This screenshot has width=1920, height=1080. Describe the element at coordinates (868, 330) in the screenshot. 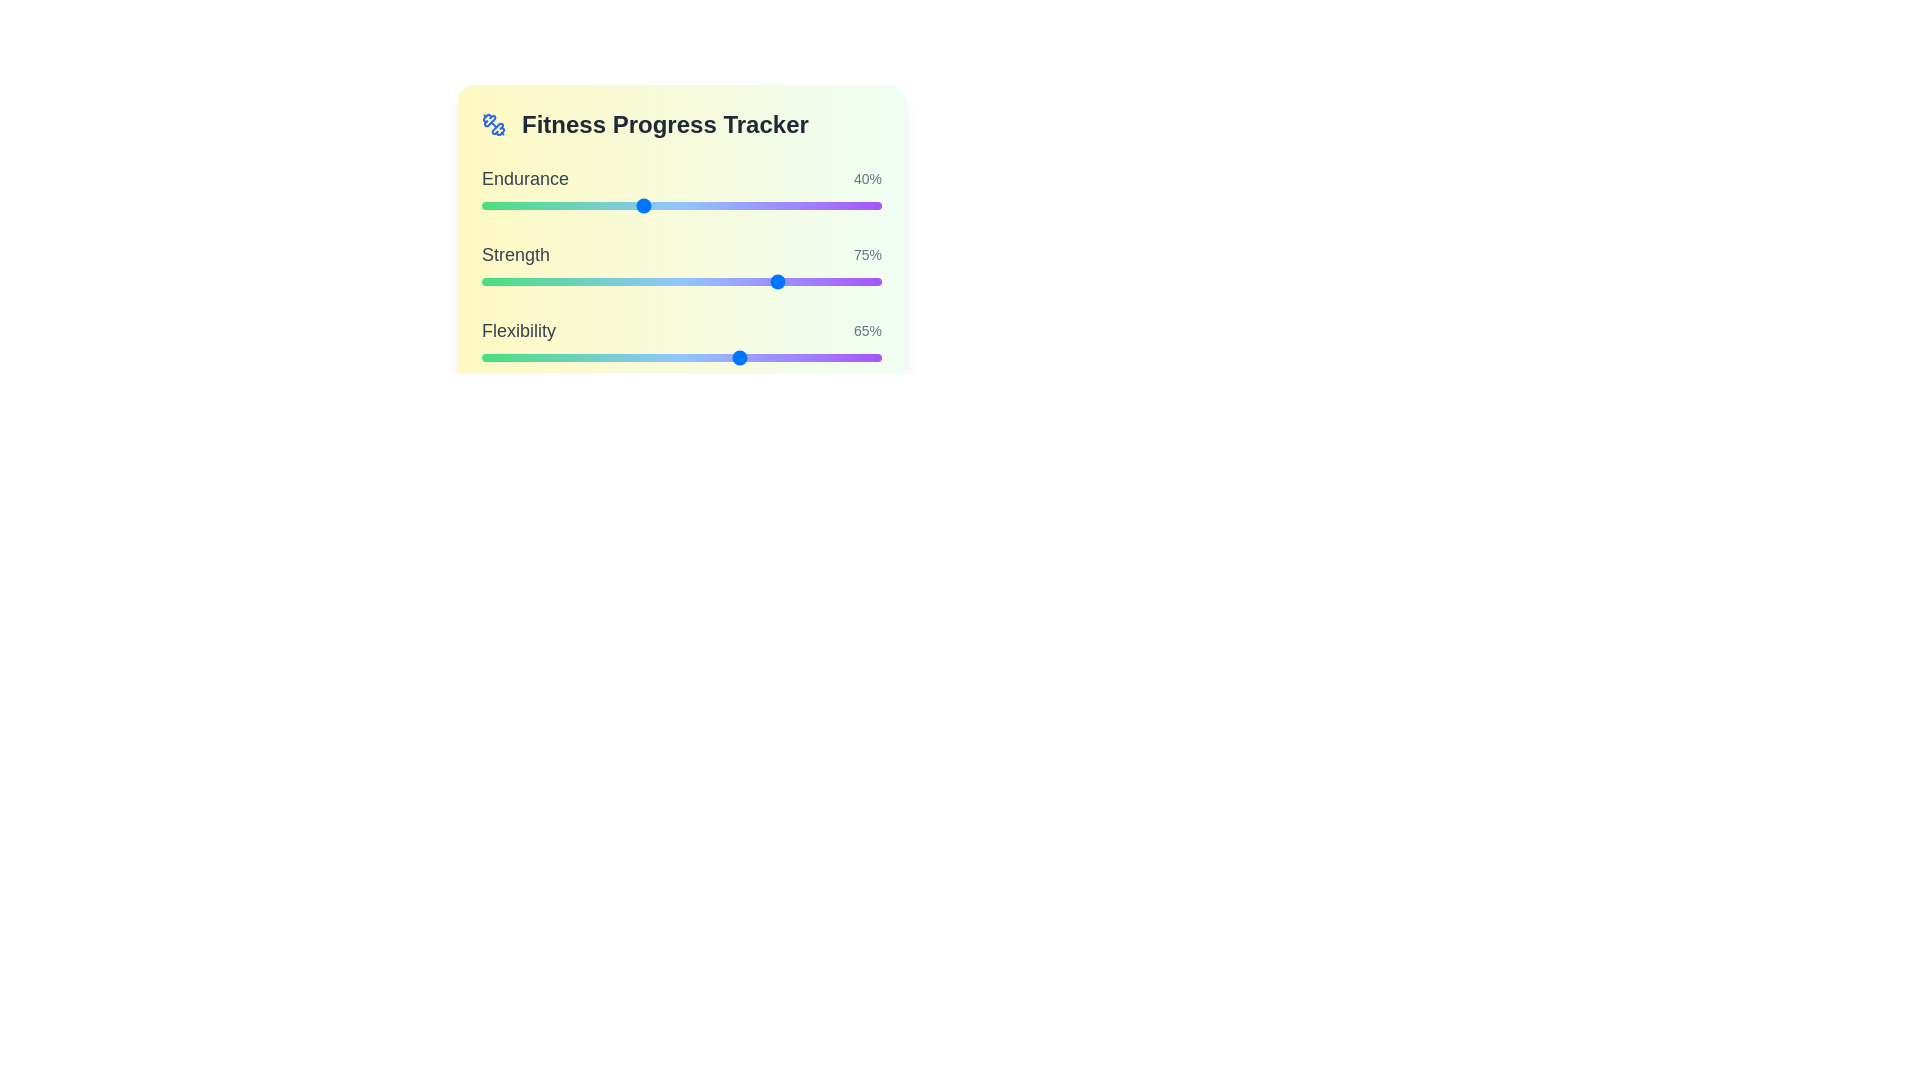

I see `the text element displaying '65%' in gray, located to the right of the 'Flexibility' progress bar` at that location.